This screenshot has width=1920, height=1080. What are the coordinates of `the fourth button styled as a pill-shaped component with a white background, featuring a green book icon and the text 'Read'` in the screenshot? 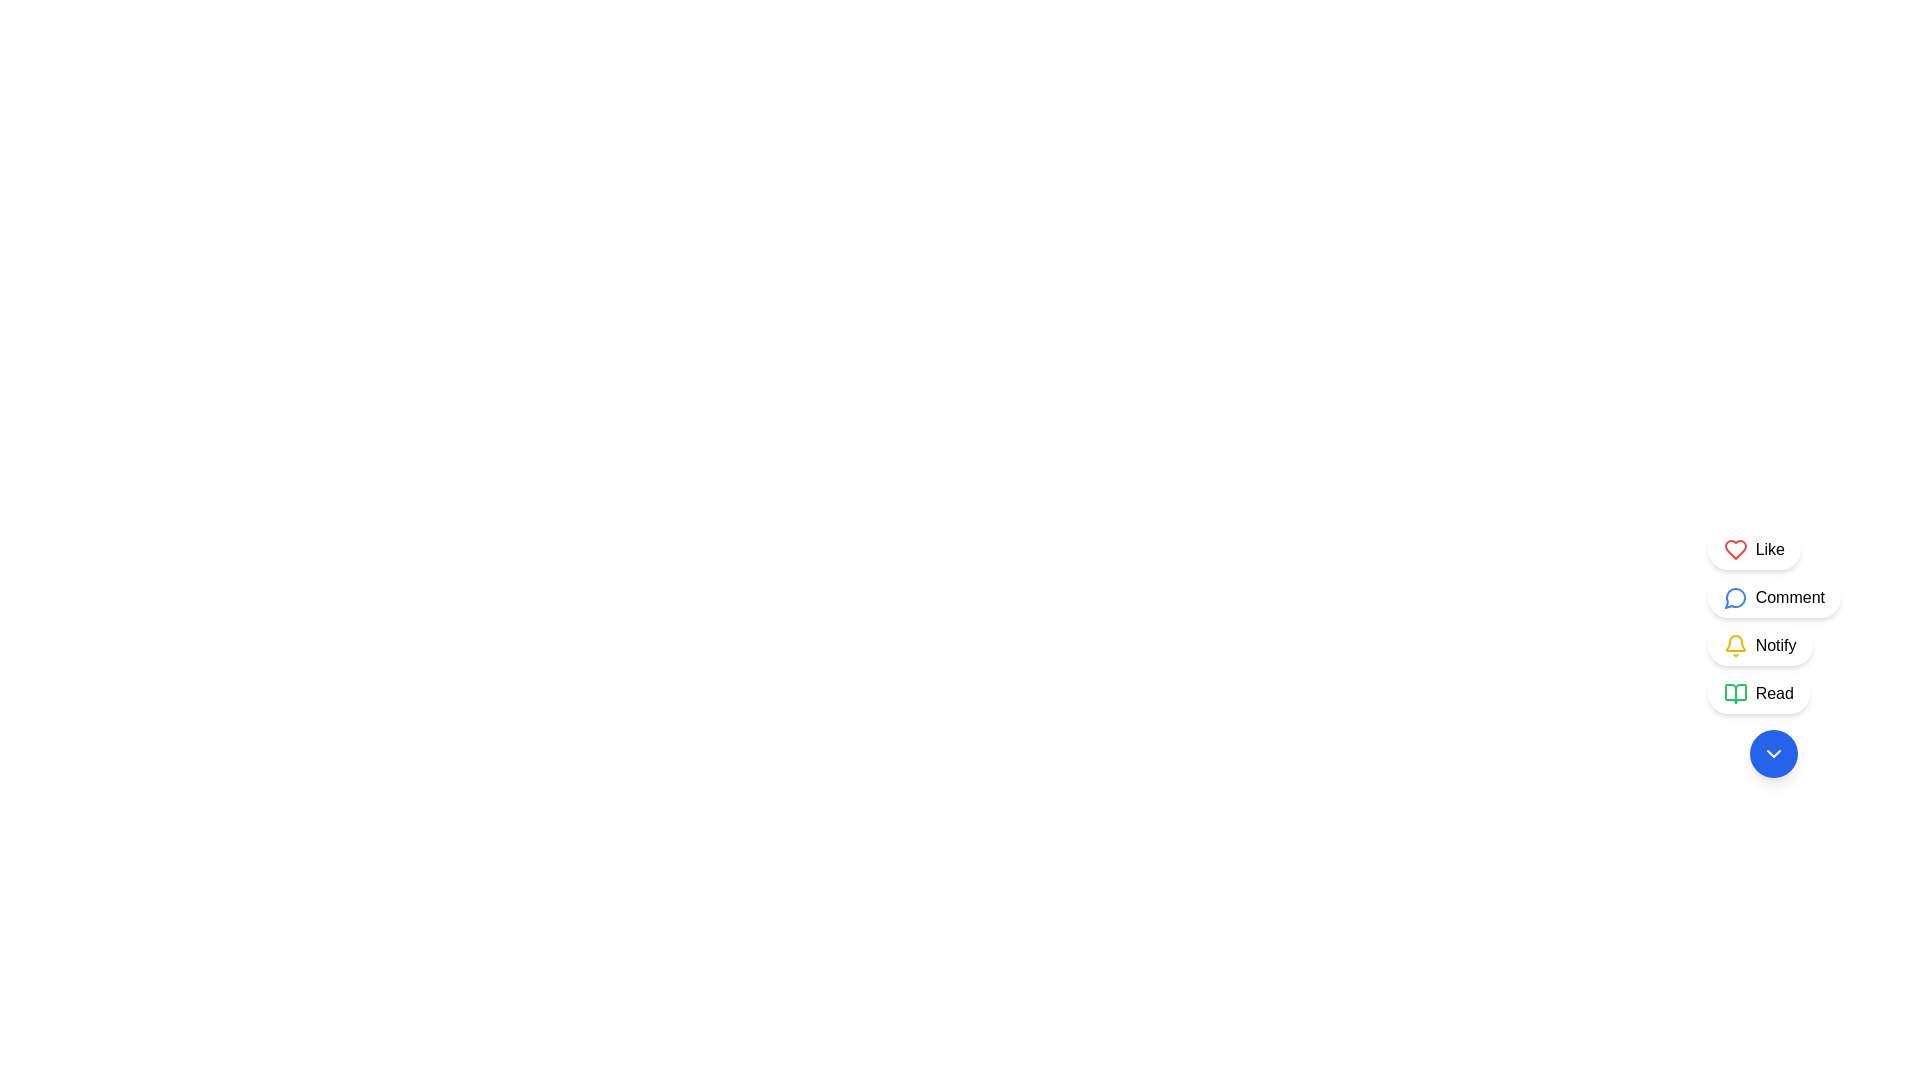 It's located at (1757, 693).